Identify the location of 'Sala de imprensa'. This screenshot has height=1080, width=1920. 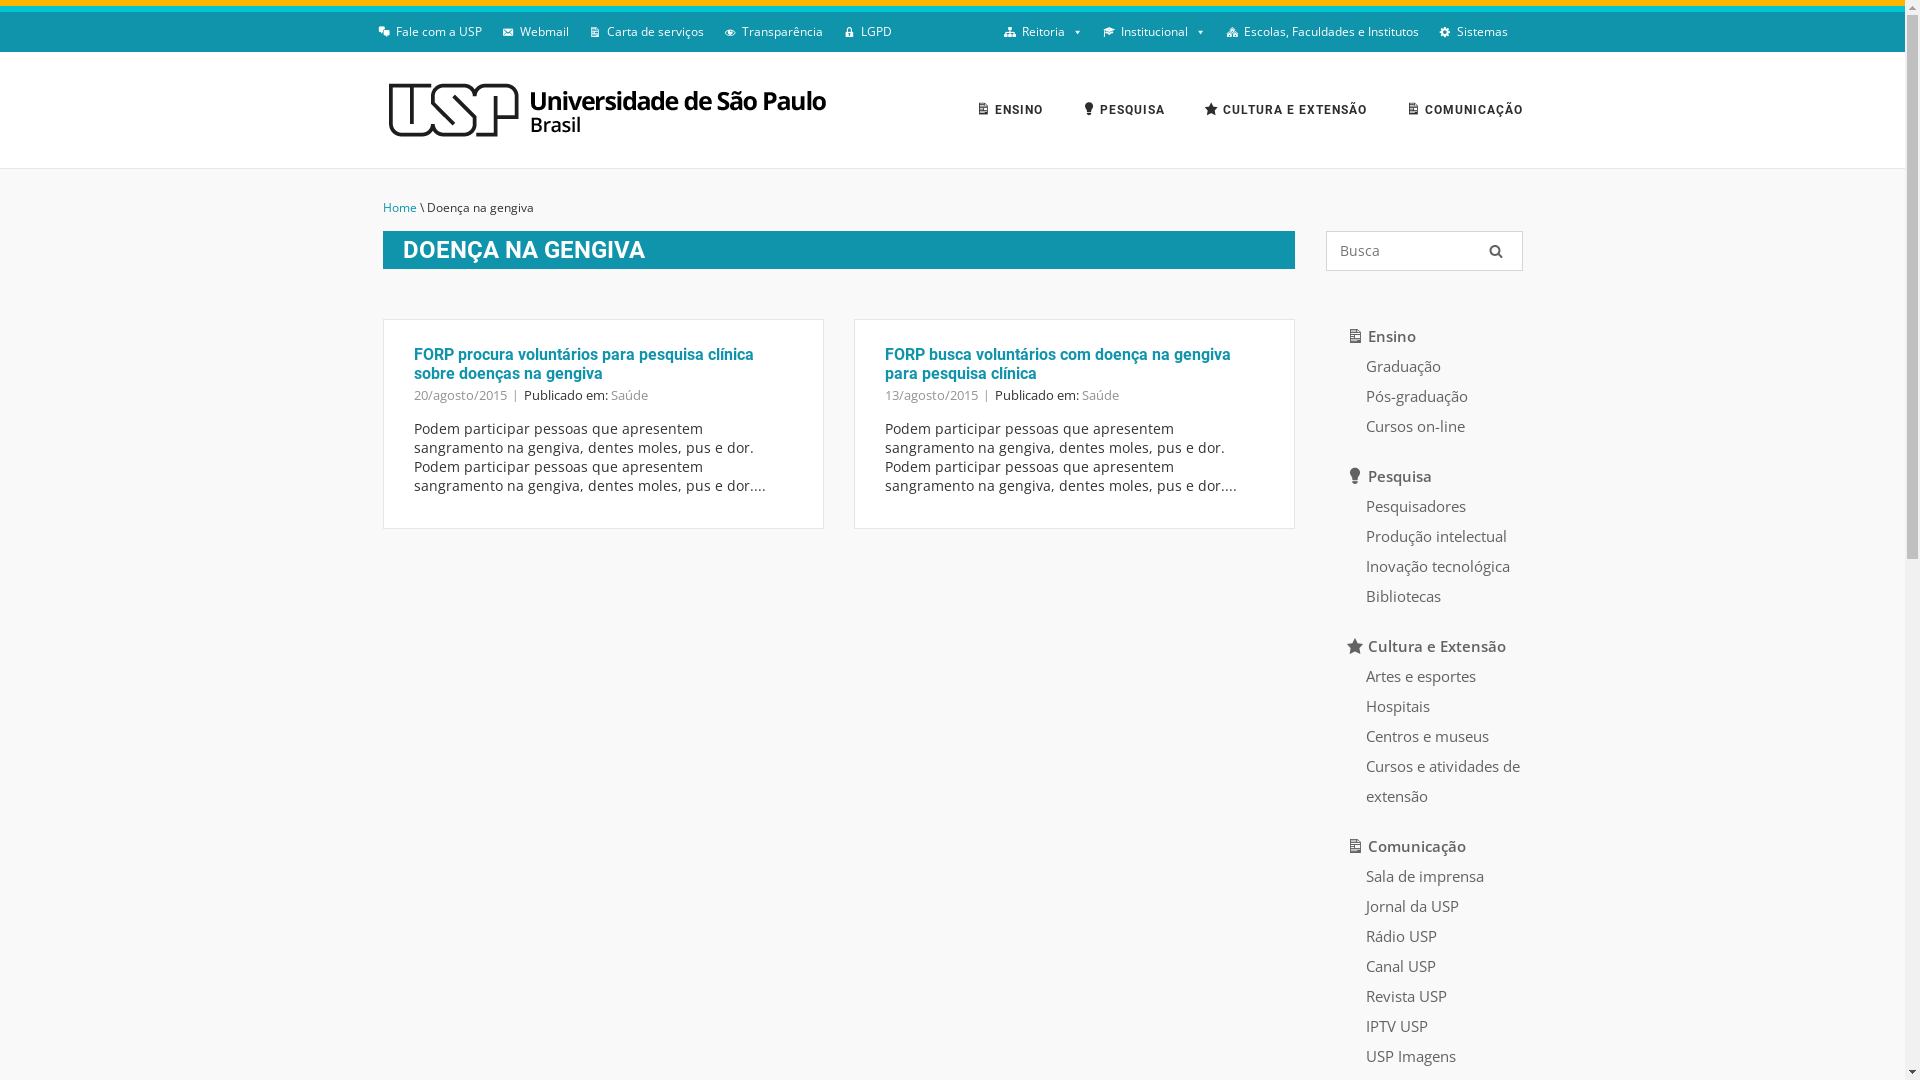
(1424, 874).